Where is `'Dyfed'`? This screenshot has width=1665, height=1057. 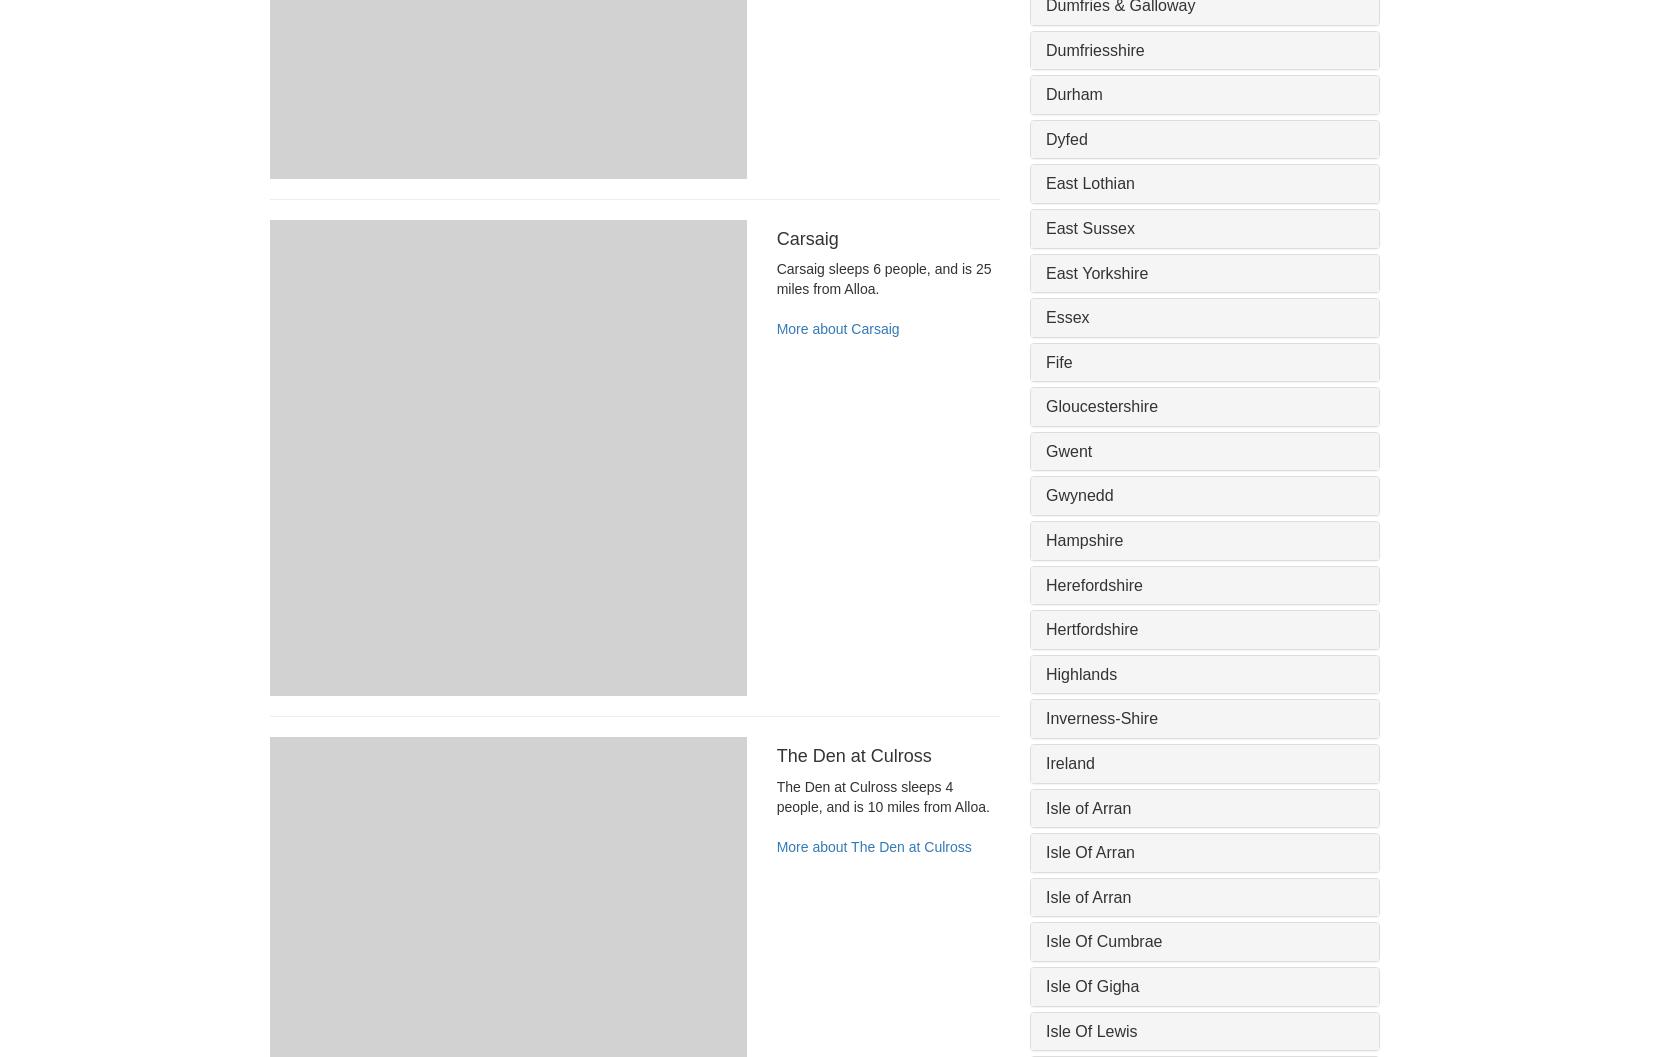
'Dyfed' is located at coordinates (1065, 137).